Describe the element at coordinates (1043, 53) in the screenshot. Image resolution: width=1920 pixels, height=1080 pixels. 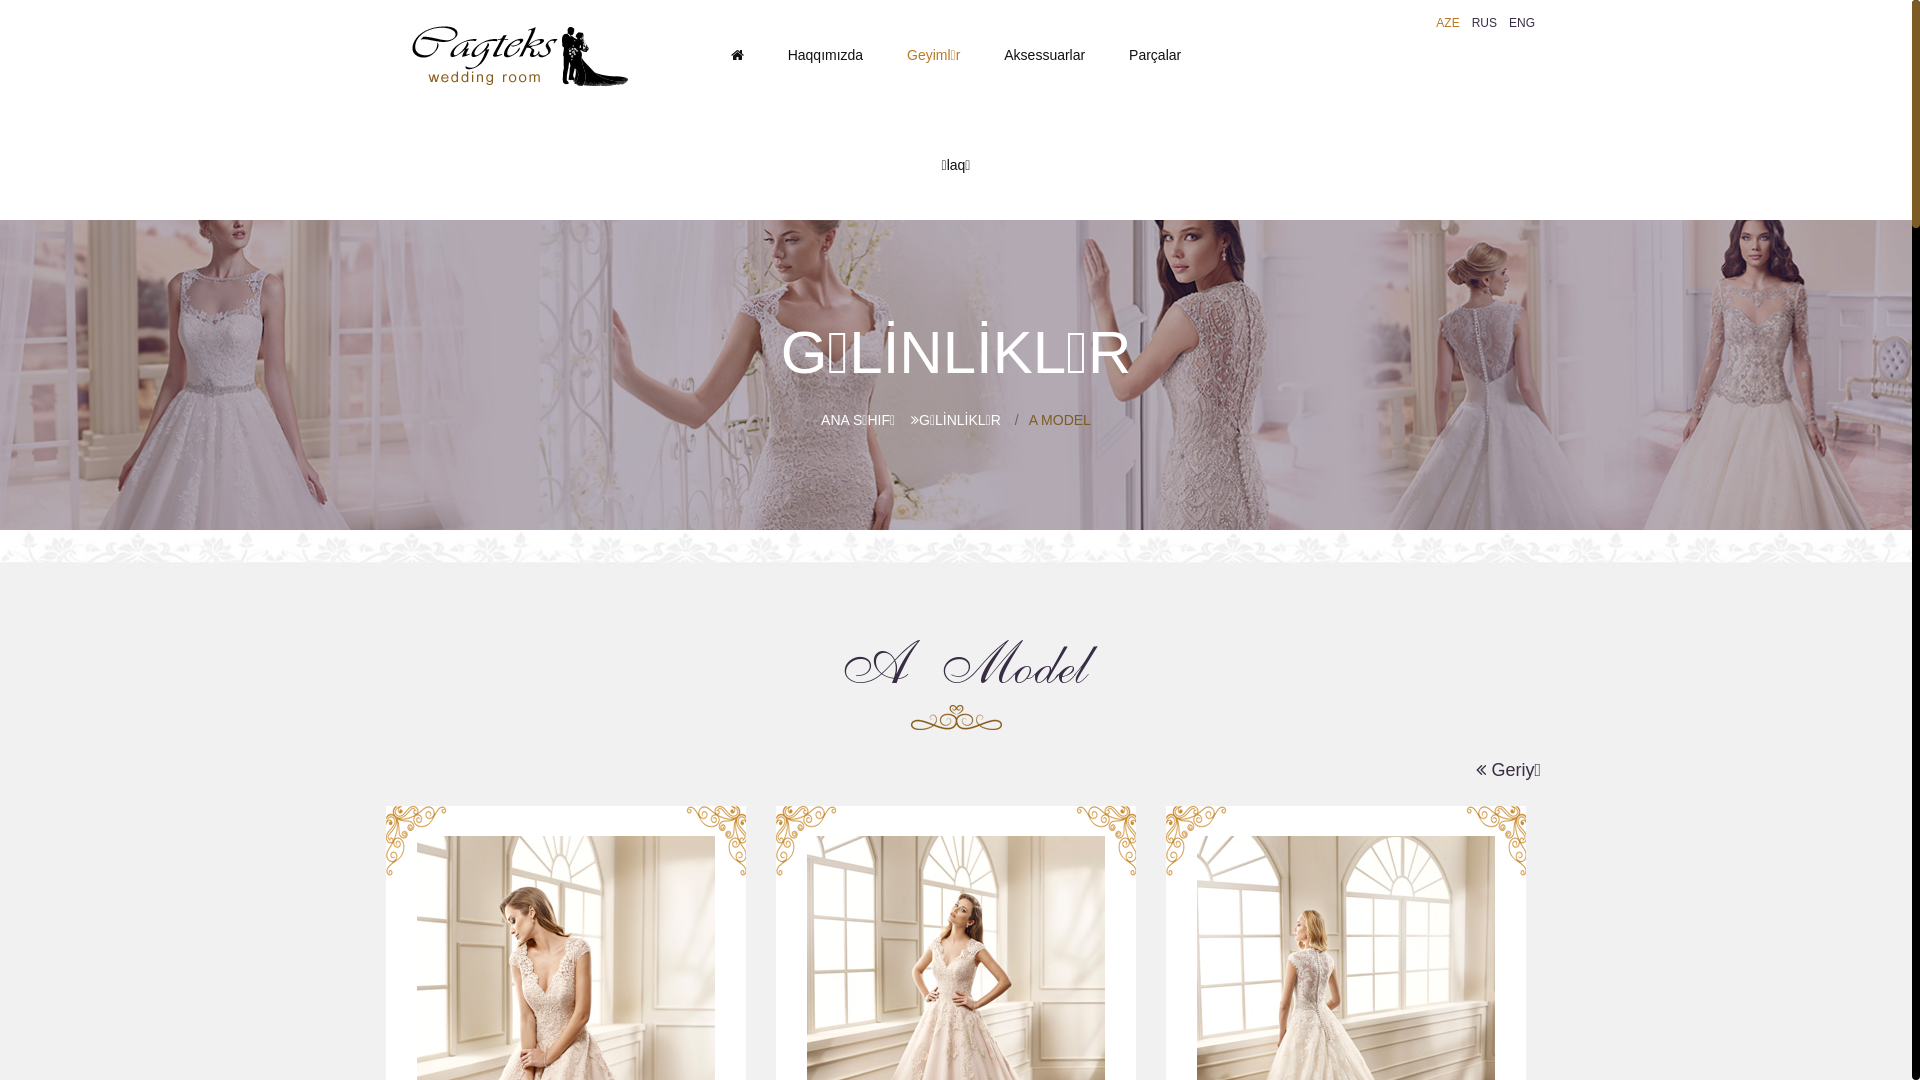
I see `'Aksessuarlar'` at that location.